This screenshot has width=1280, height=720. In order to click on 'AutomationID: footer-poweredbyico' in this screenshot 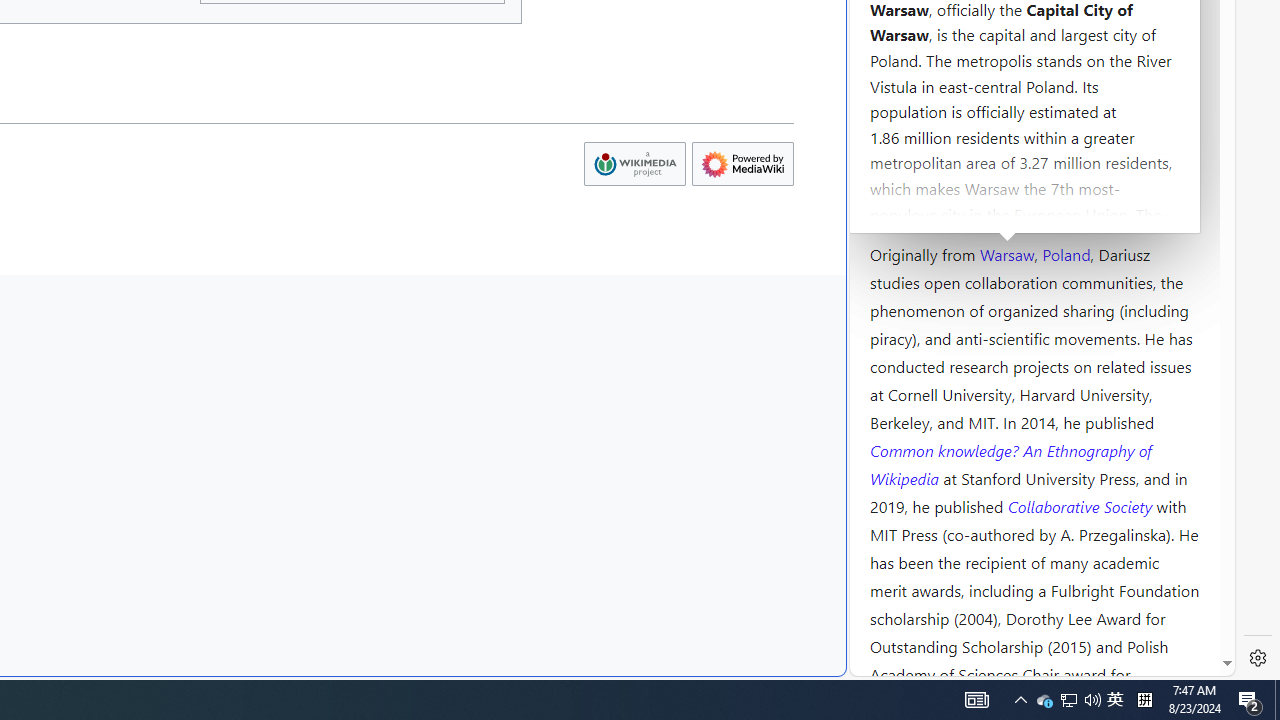, I will do `click(742, 163)`.